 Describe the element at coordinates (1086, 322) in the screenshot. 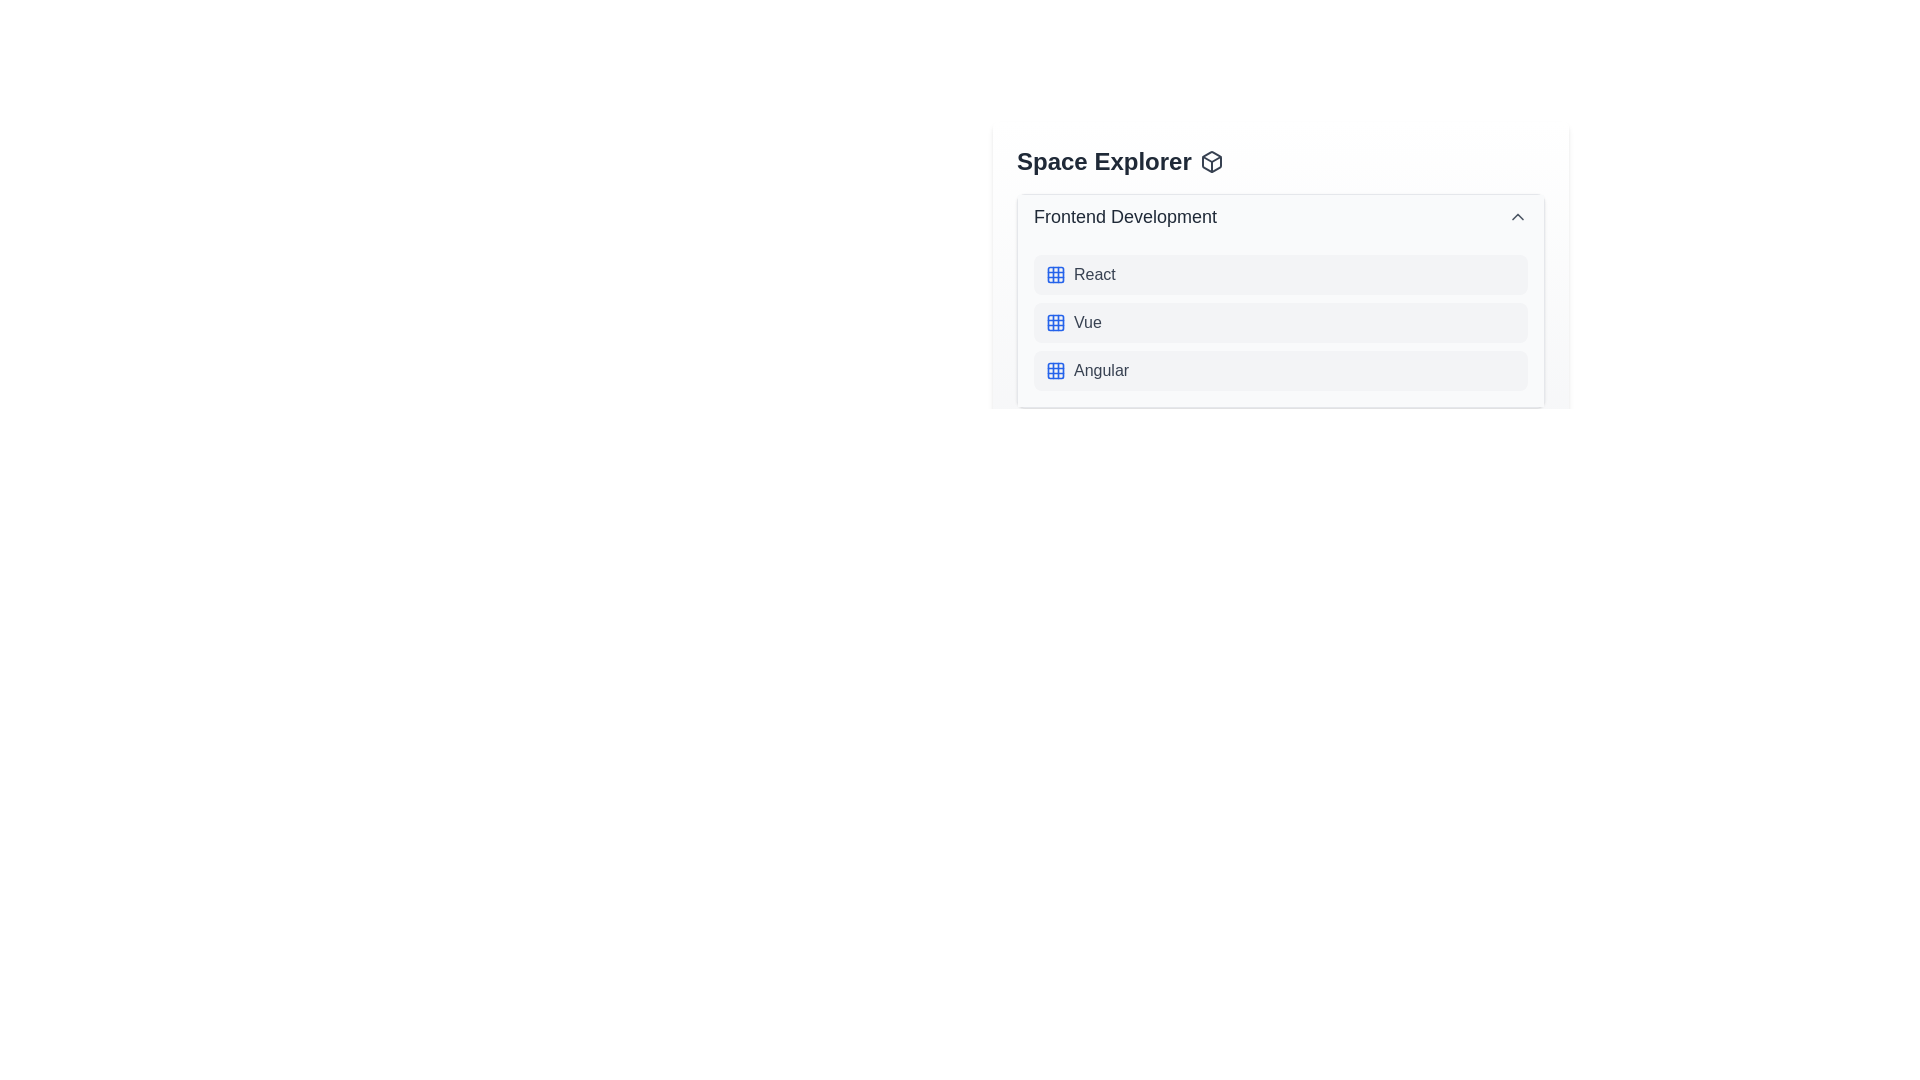

I see `the 'Vue' text label within the interactive list` at that location.